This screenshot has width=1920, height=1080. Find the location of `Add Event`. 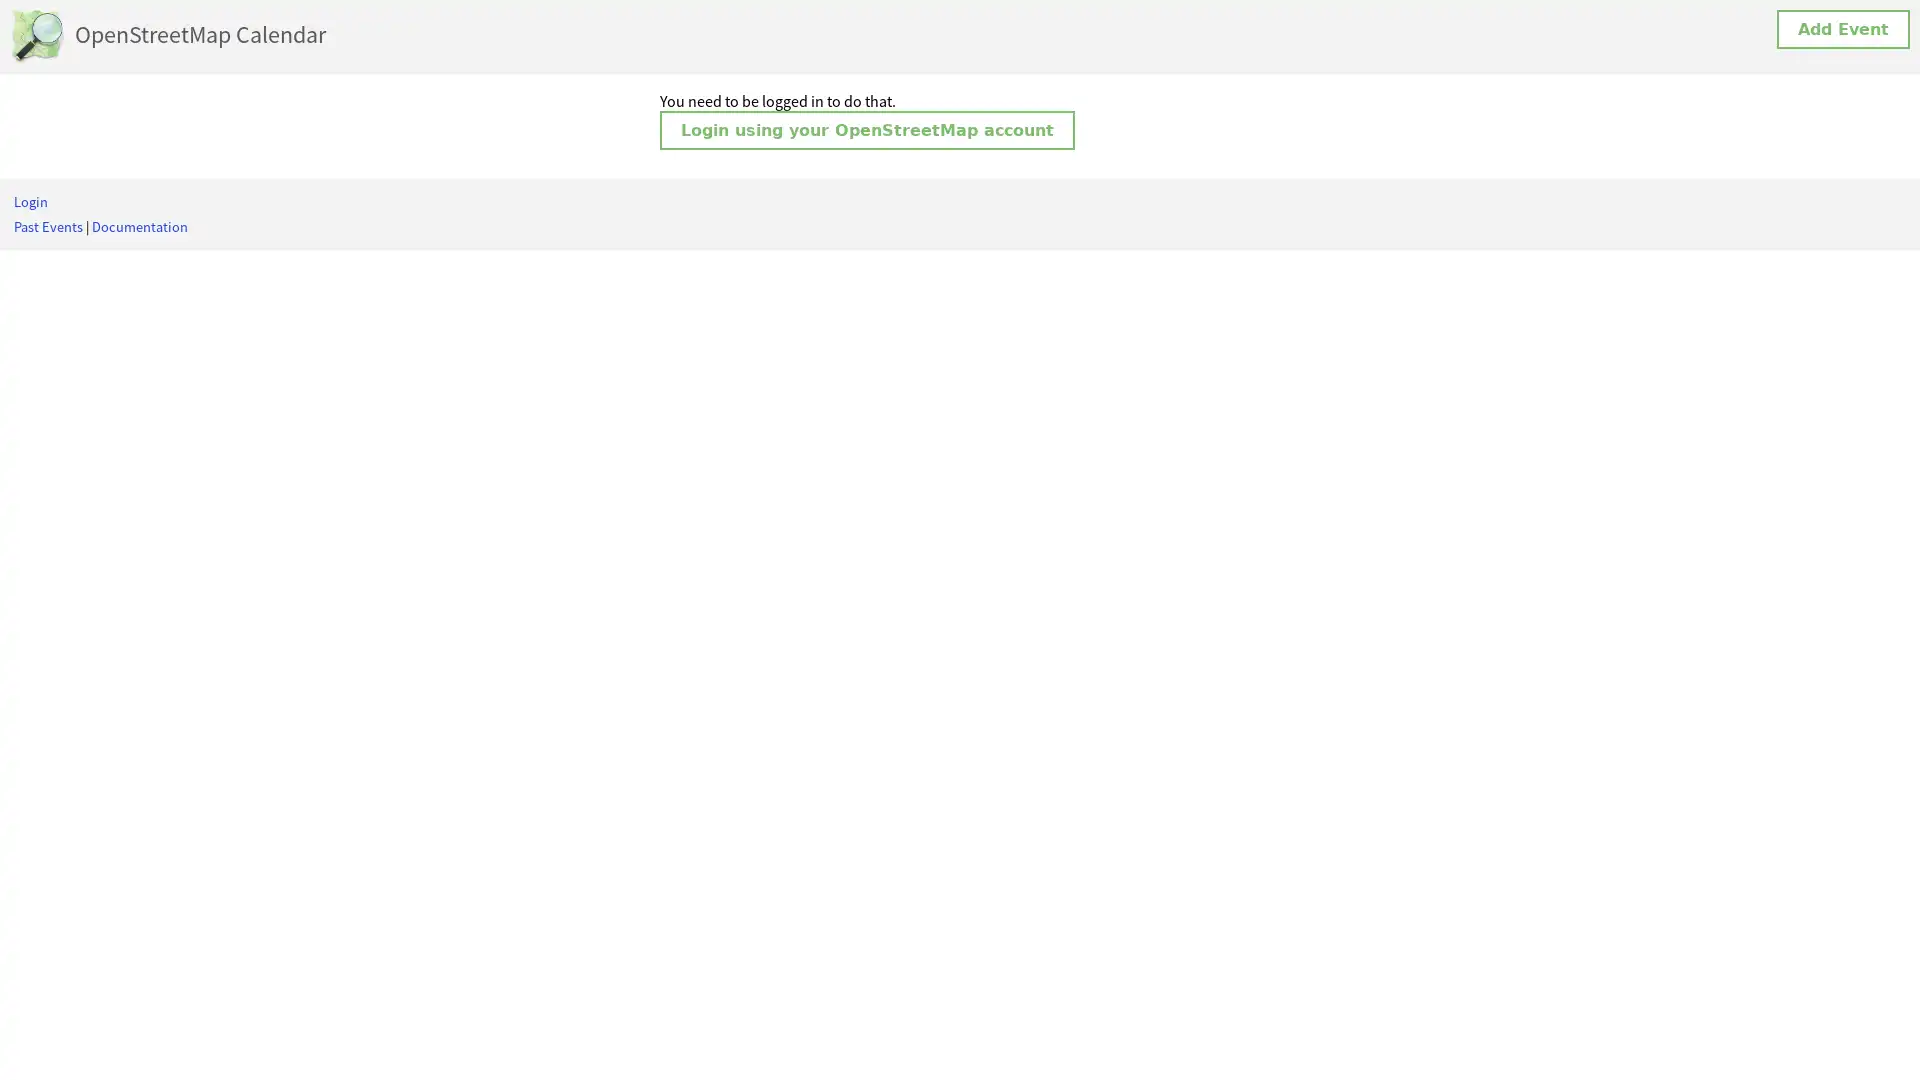

Add Event is located at coordinates (1842, 29).